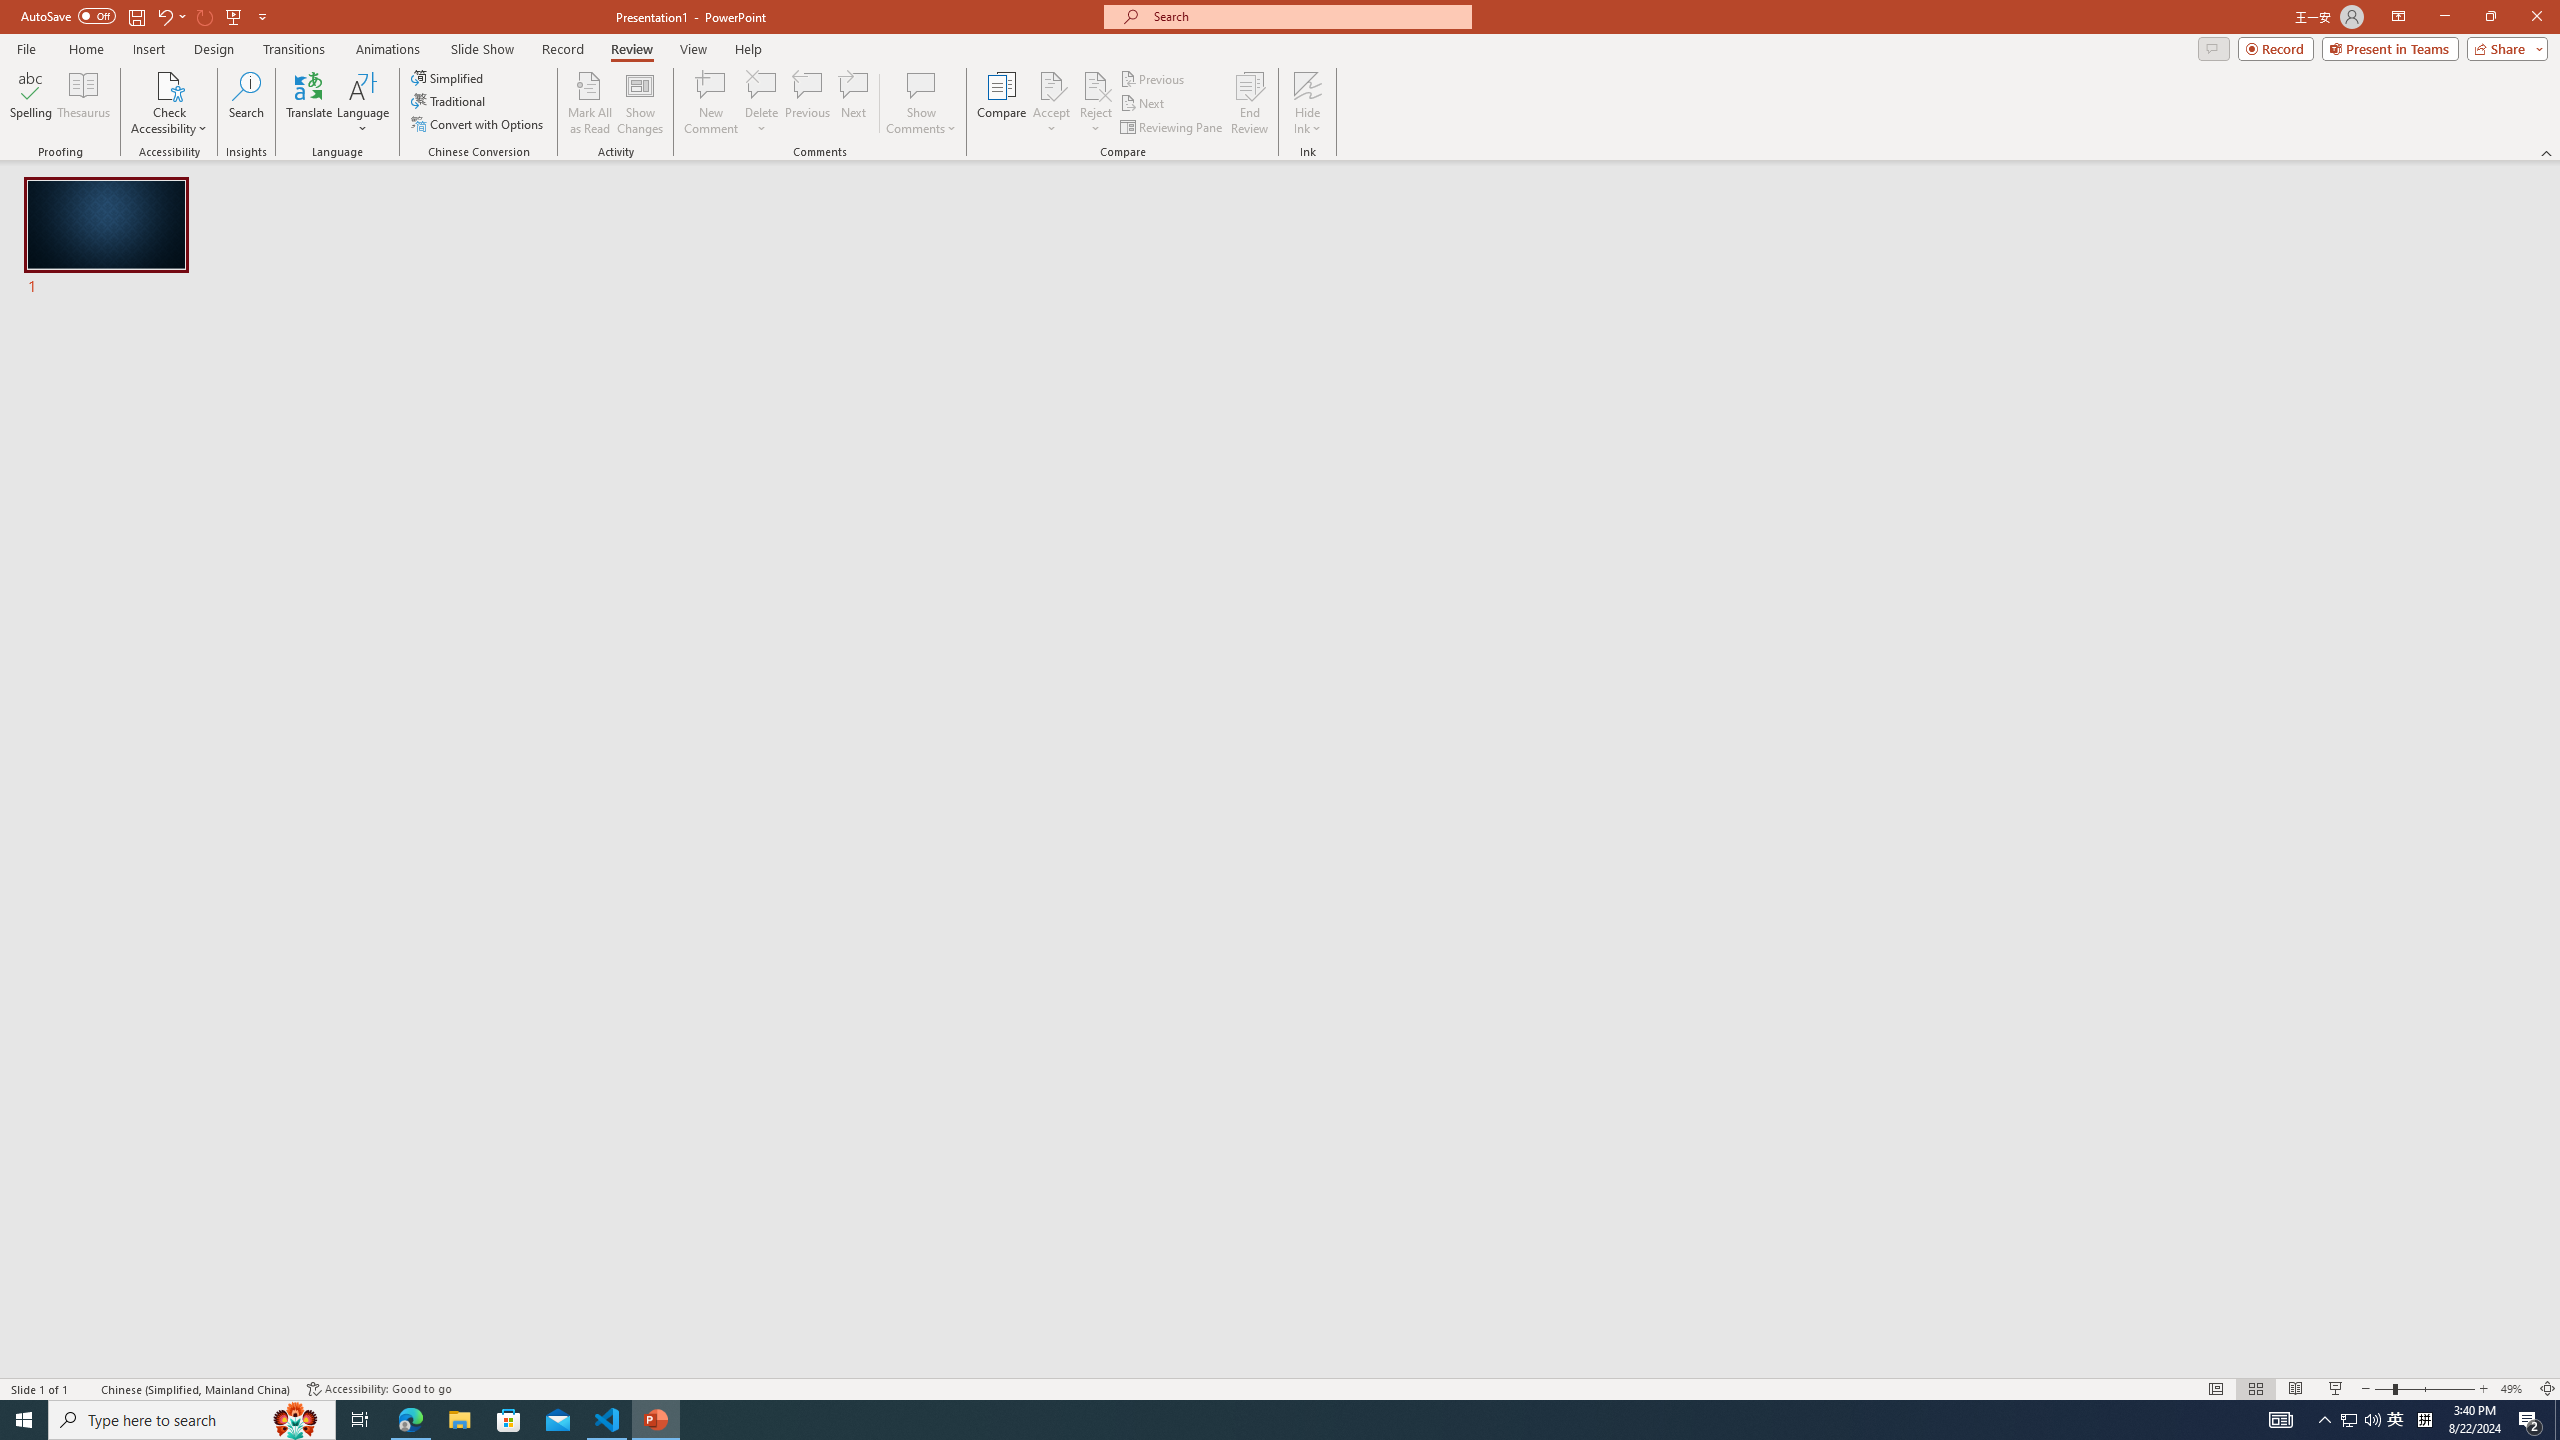 This screenshot has height=1440, width=2560. What do you see at coordinates (1153, 78) in the screenshot?
I see `'Previous'` at bounding box center [1153, 78].